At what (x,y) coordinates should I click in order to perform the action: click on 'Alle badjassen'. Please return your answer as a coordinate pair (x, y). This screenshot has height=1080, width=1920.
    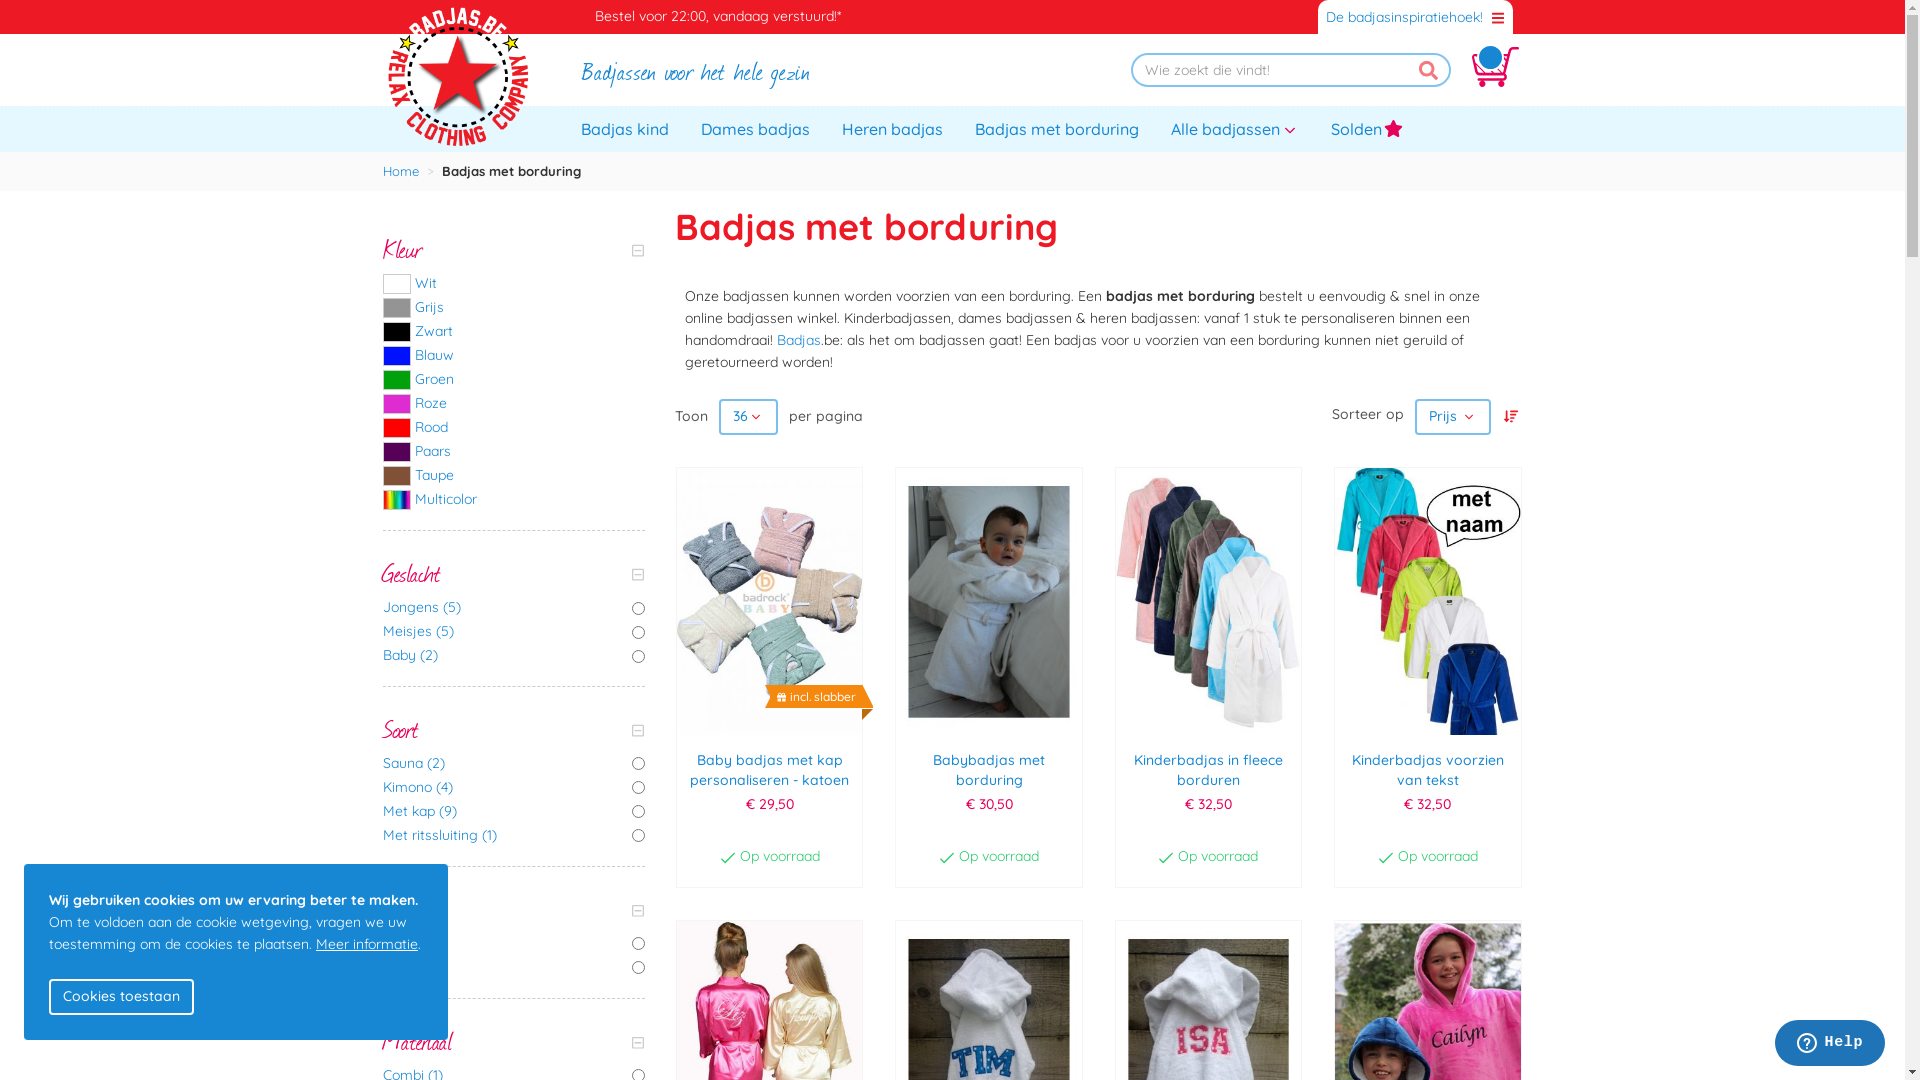
    Looking at the image, I should click on (1233, 128).